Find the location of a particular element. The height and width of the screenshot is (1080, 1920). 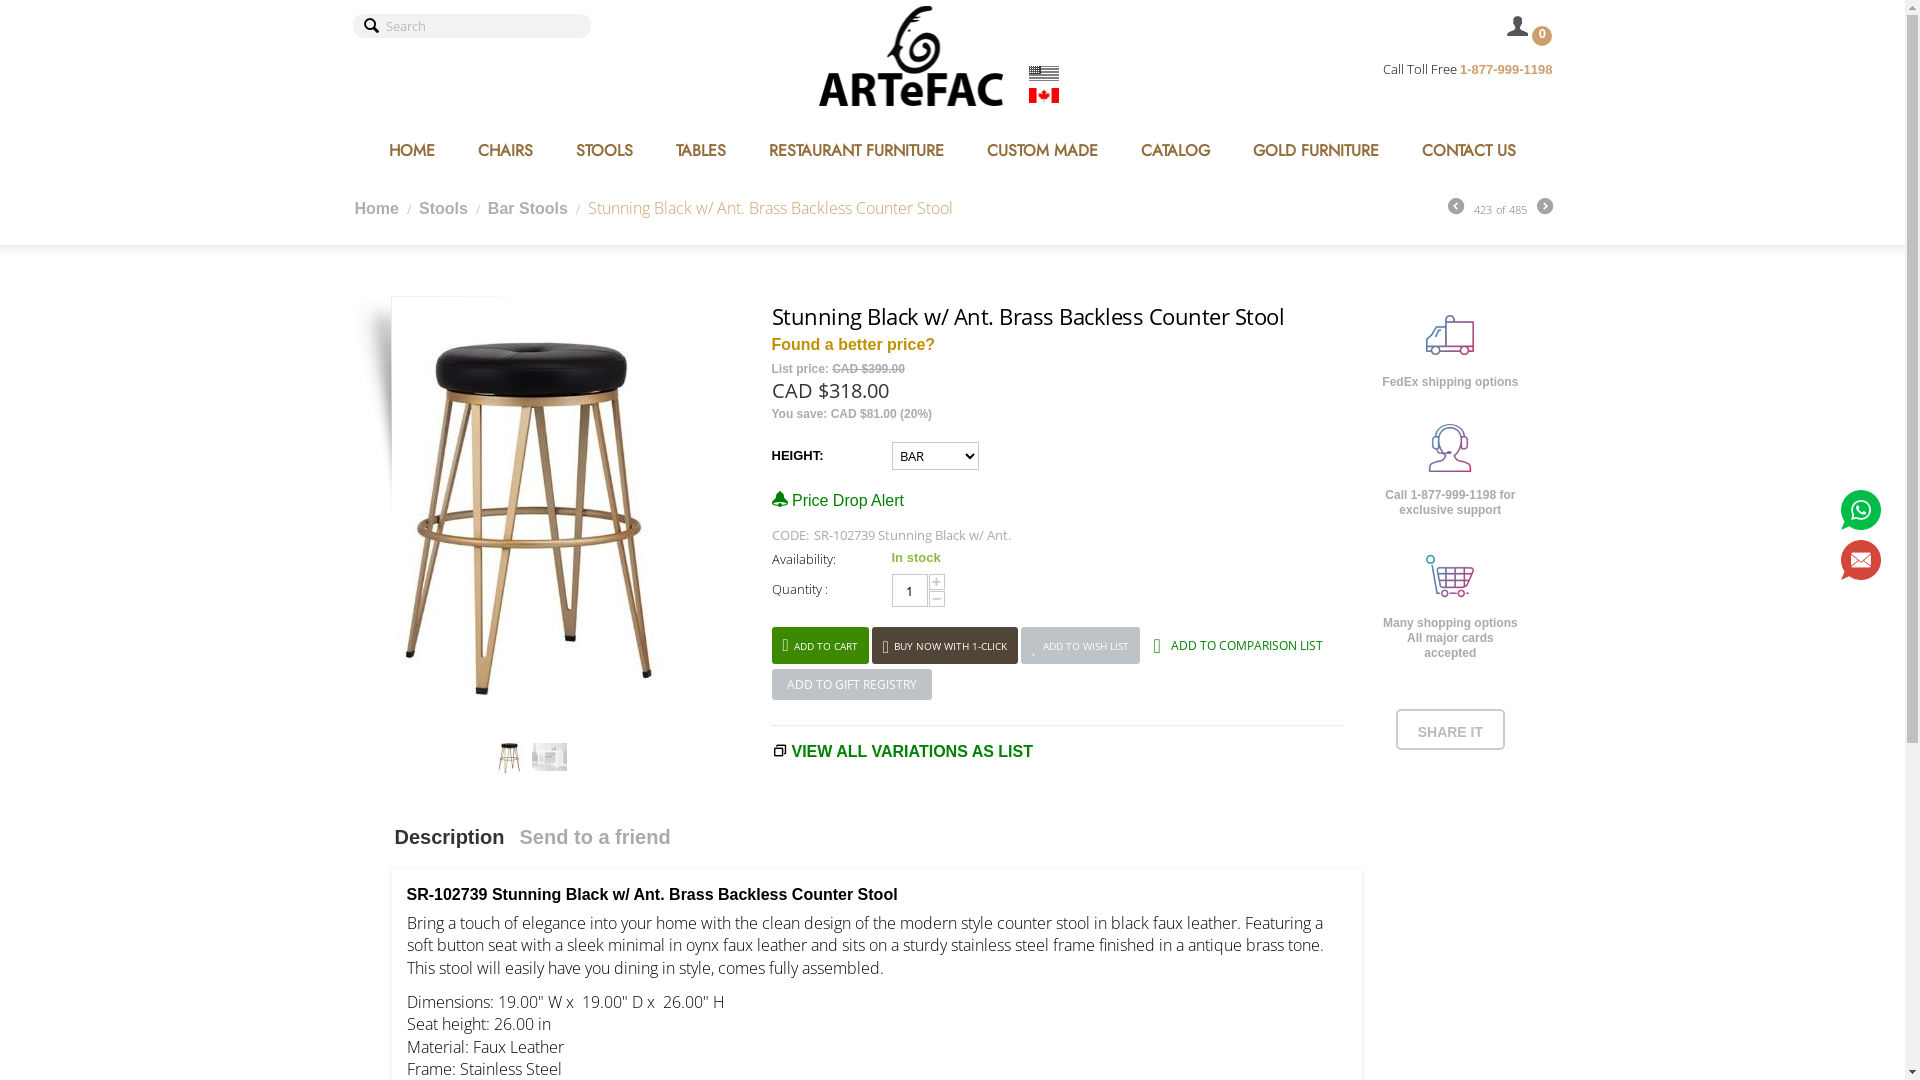

'SHARE IT' is located at coordinates (1450, 732).